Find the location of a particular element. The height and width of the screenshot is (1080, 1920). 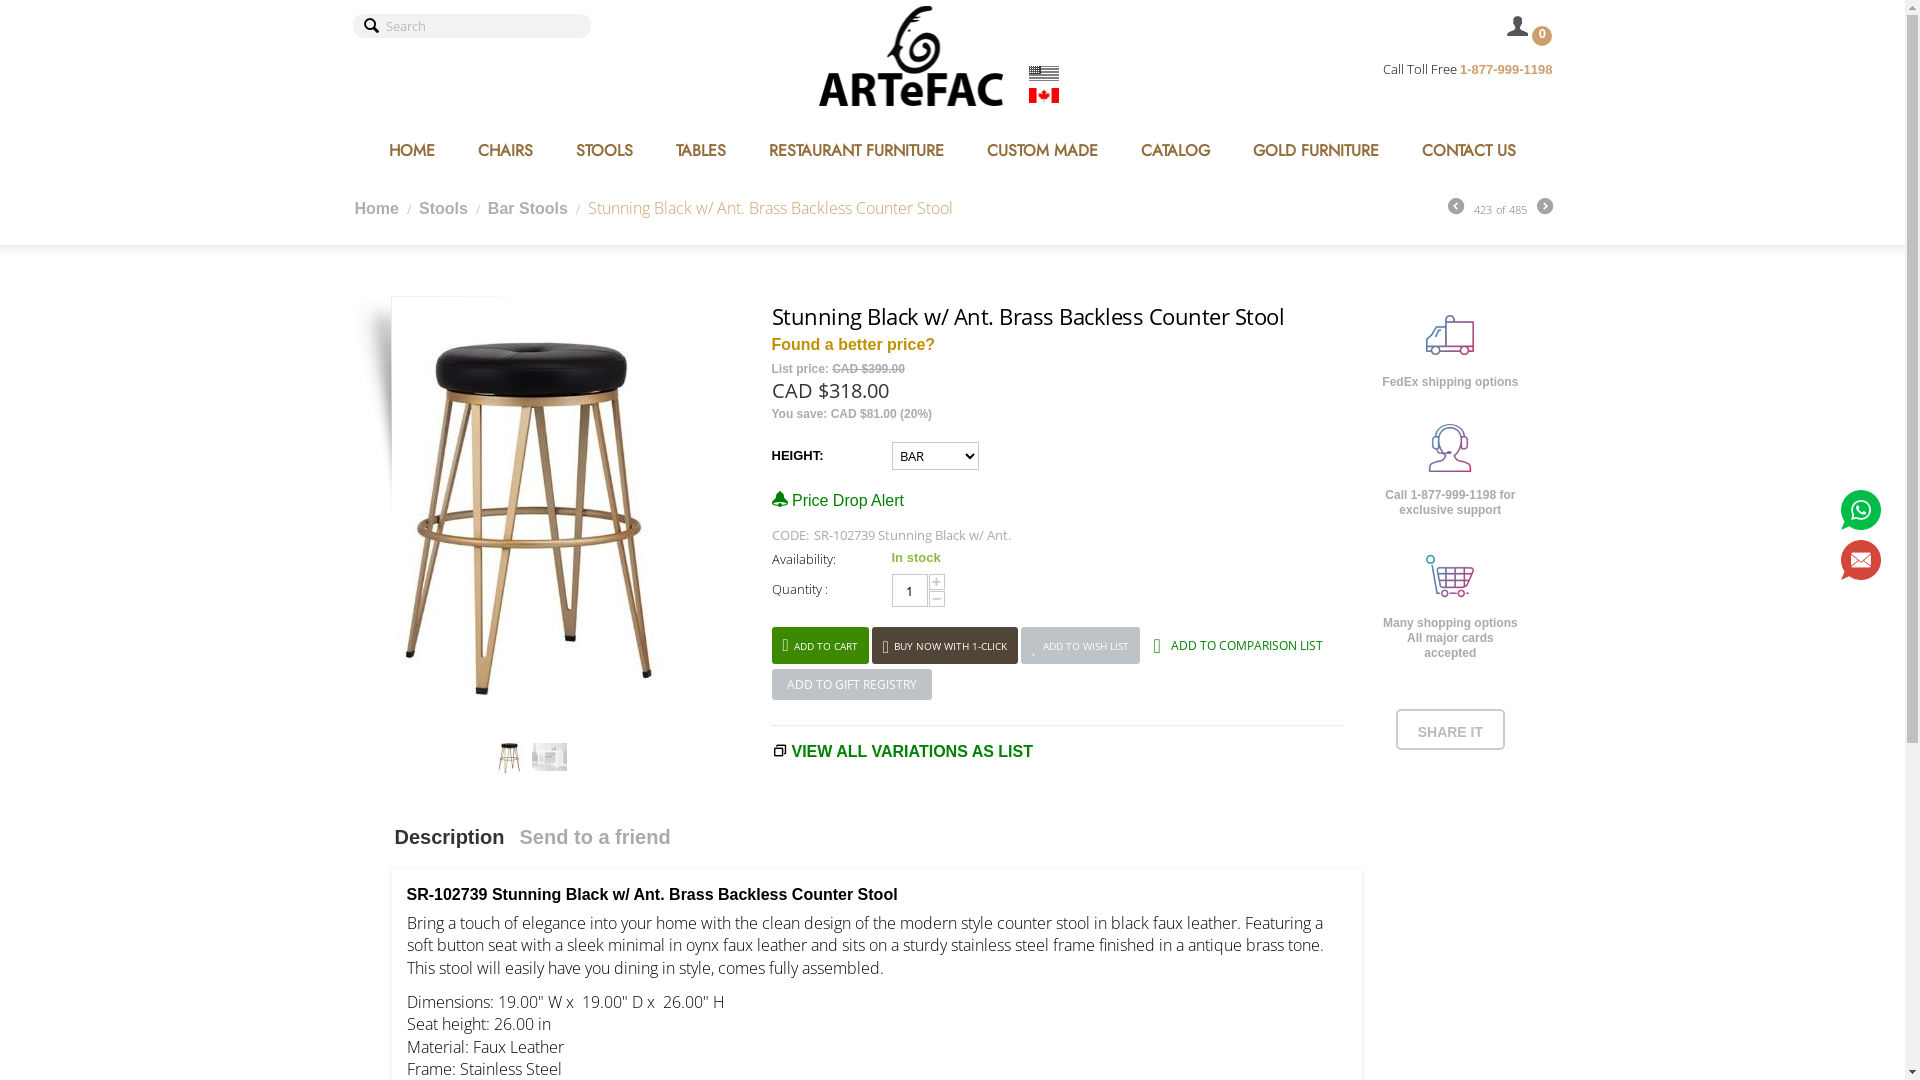

'SHARE IT' is located at coordinates (1450, 732).